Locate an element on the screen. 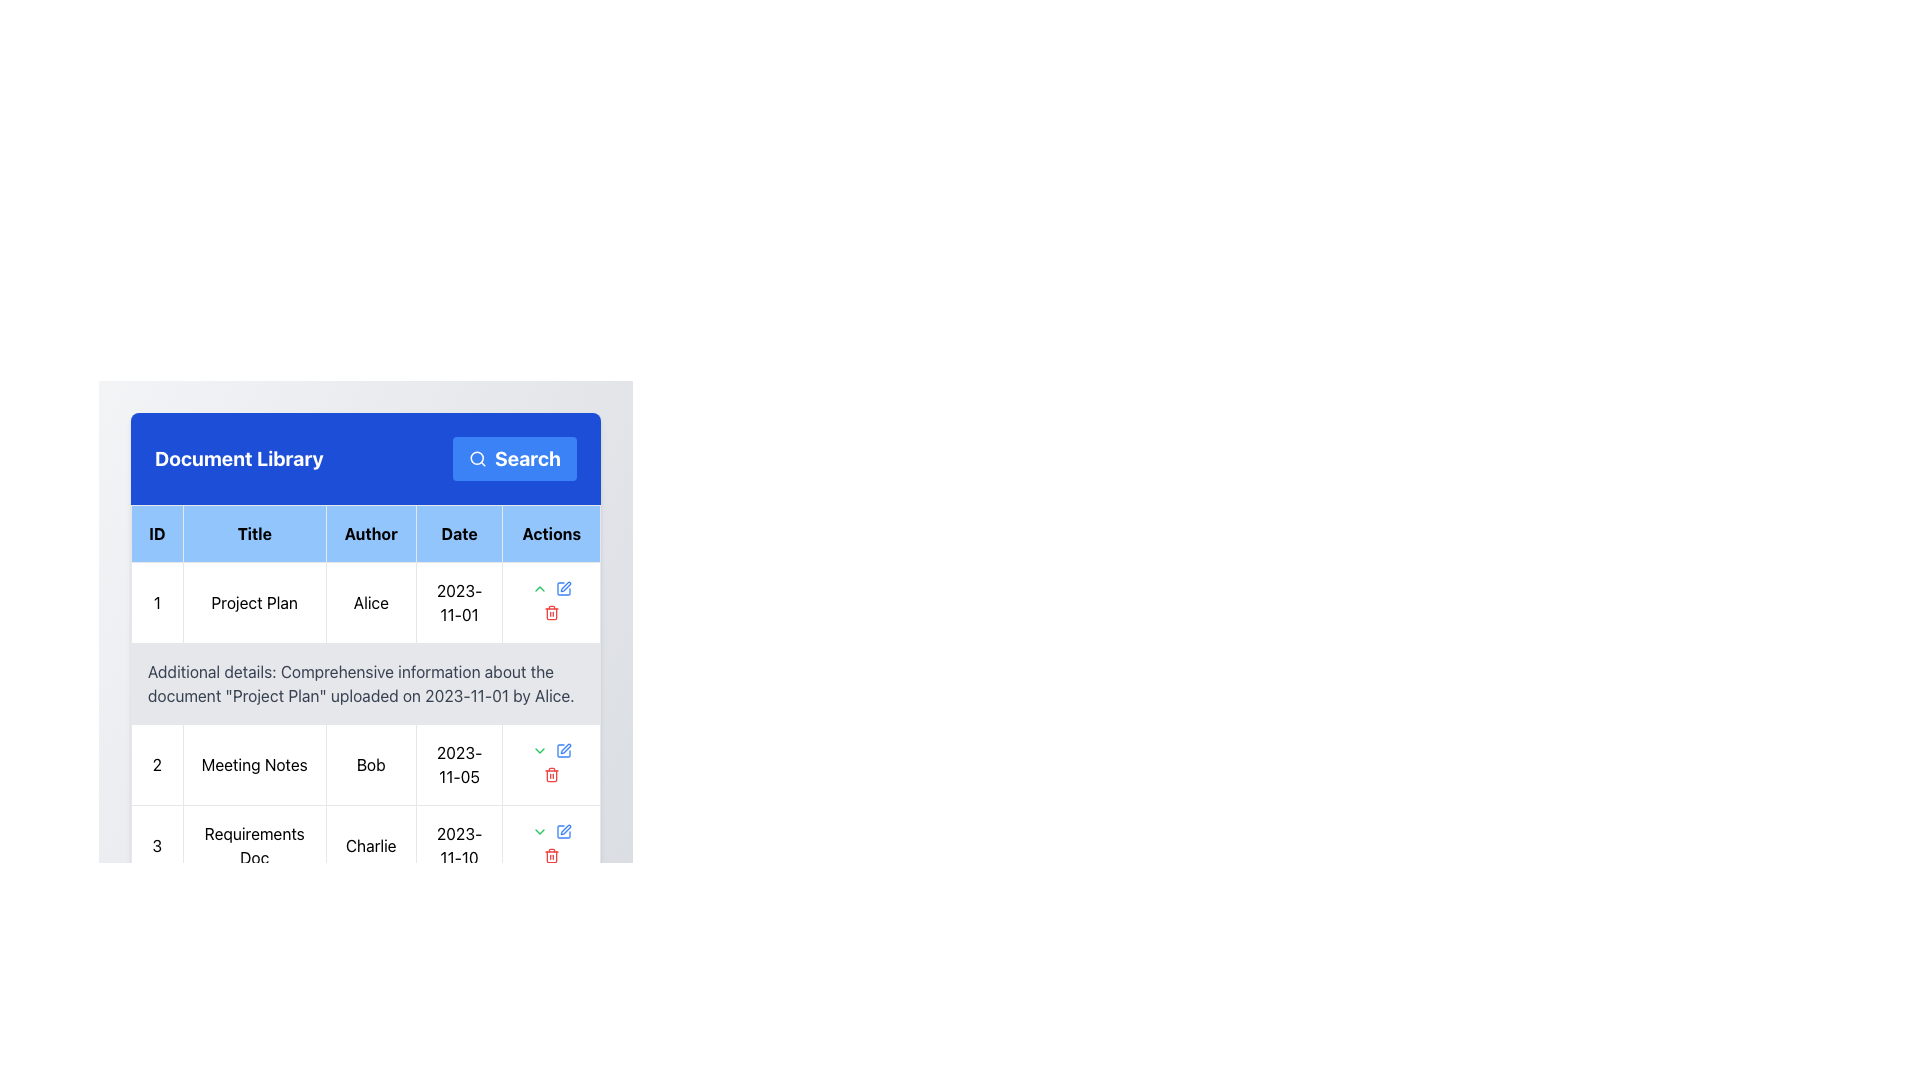  the third row in the 'Document Library' table, which contains the values '3', 'Requirements Doc', 'Charlie', and '2023-11-10' is located at coordinates (365, 845).